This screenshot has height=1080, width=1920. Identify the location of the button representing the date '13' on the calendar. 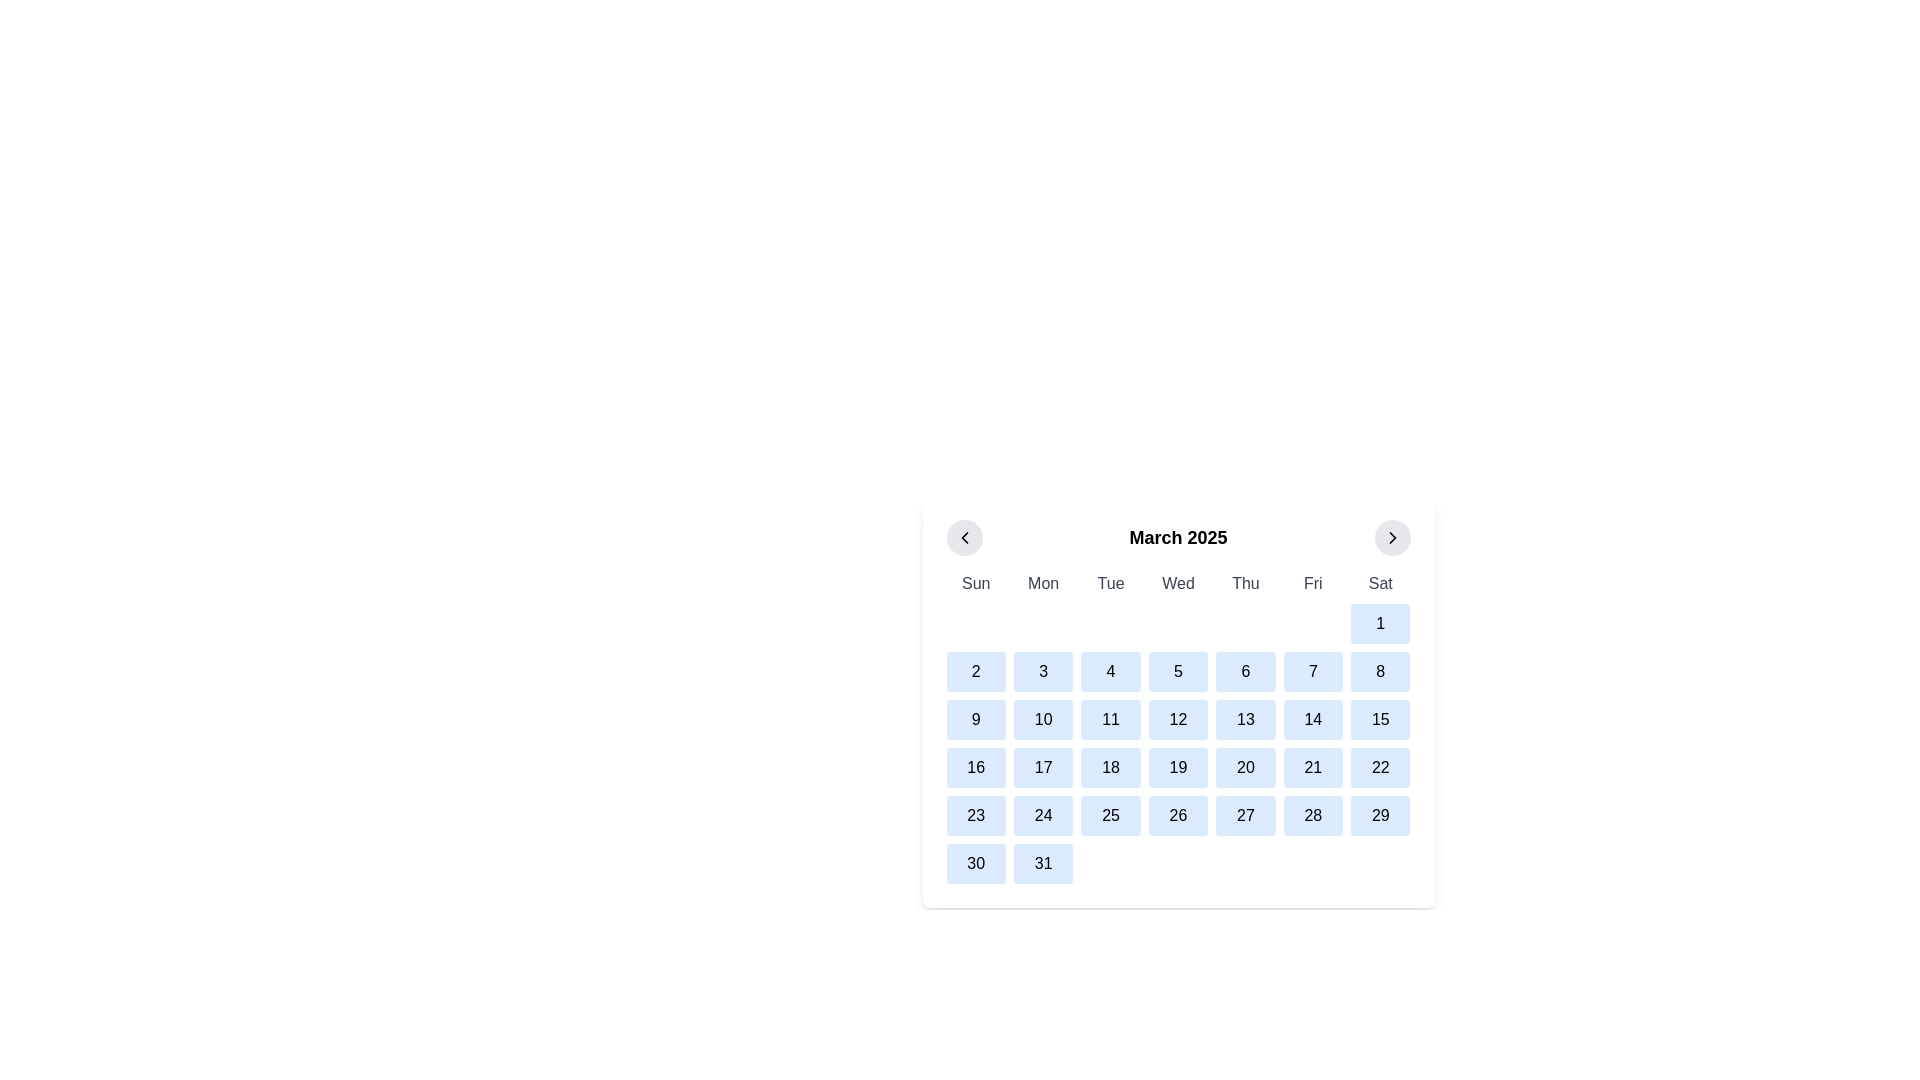
(1244, 720).